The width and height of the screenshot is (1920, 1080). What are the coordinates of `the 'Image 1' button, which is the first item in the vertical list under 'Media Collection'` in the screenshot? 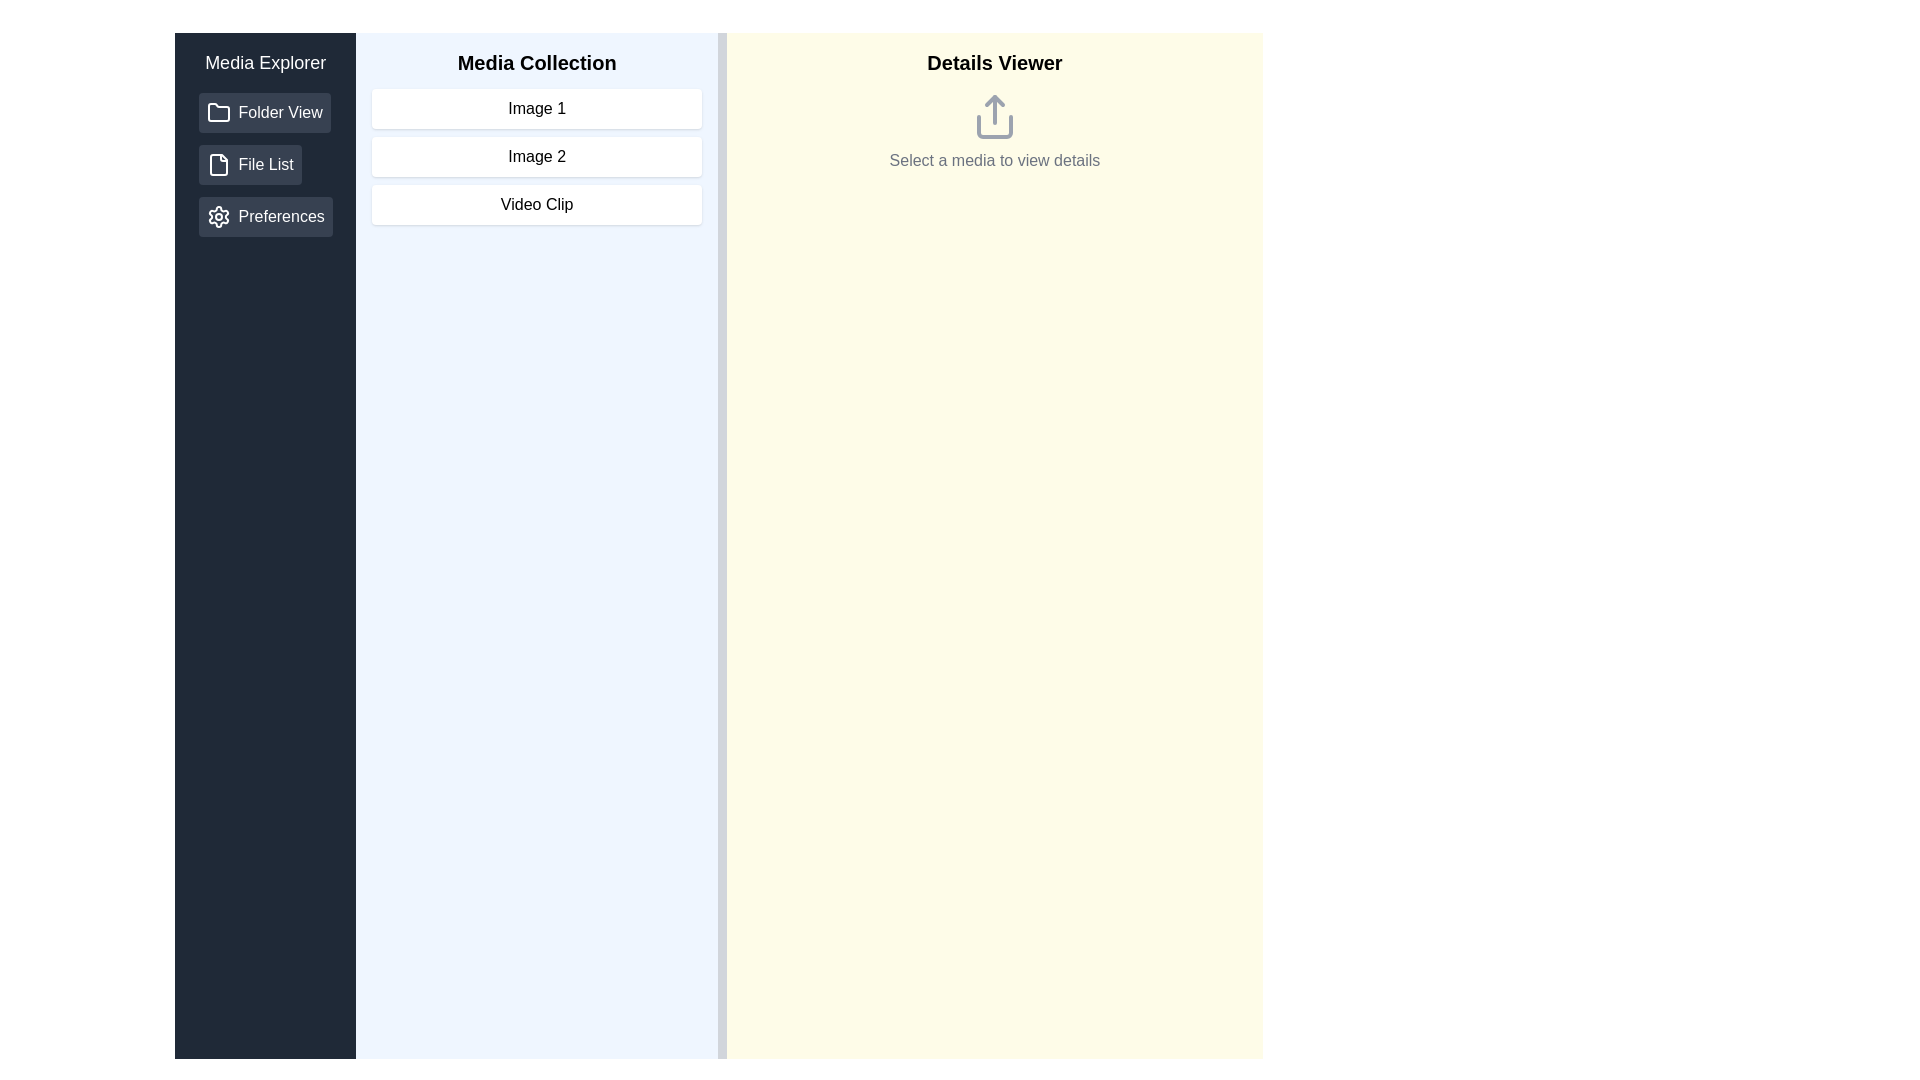 It's located at (537, 108).